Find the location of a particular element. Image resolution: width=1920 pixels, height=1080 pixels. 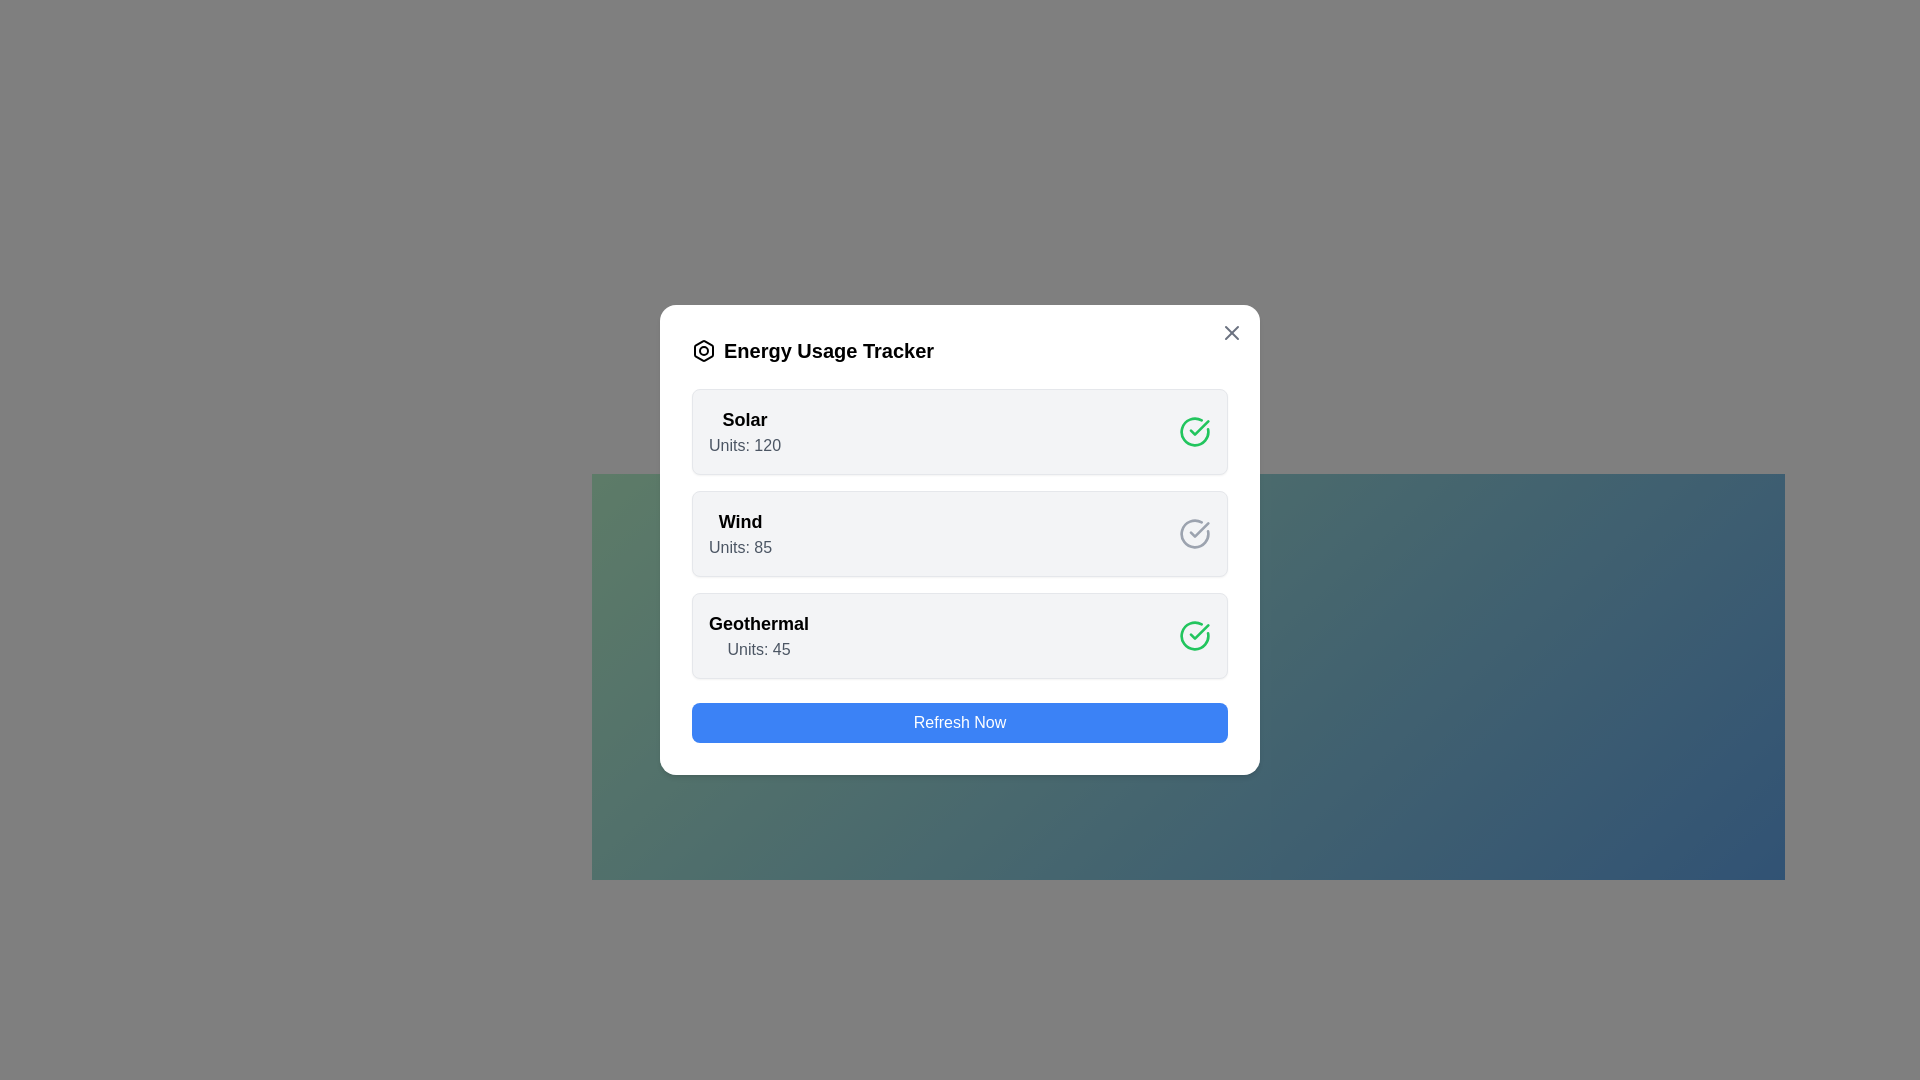

the status icon in the Data display section labeled 'Wind' with the text 'Units: 85' below it, which is located in the 'Energy Usage Tracker' modal window is located at coordinates (960, 532).